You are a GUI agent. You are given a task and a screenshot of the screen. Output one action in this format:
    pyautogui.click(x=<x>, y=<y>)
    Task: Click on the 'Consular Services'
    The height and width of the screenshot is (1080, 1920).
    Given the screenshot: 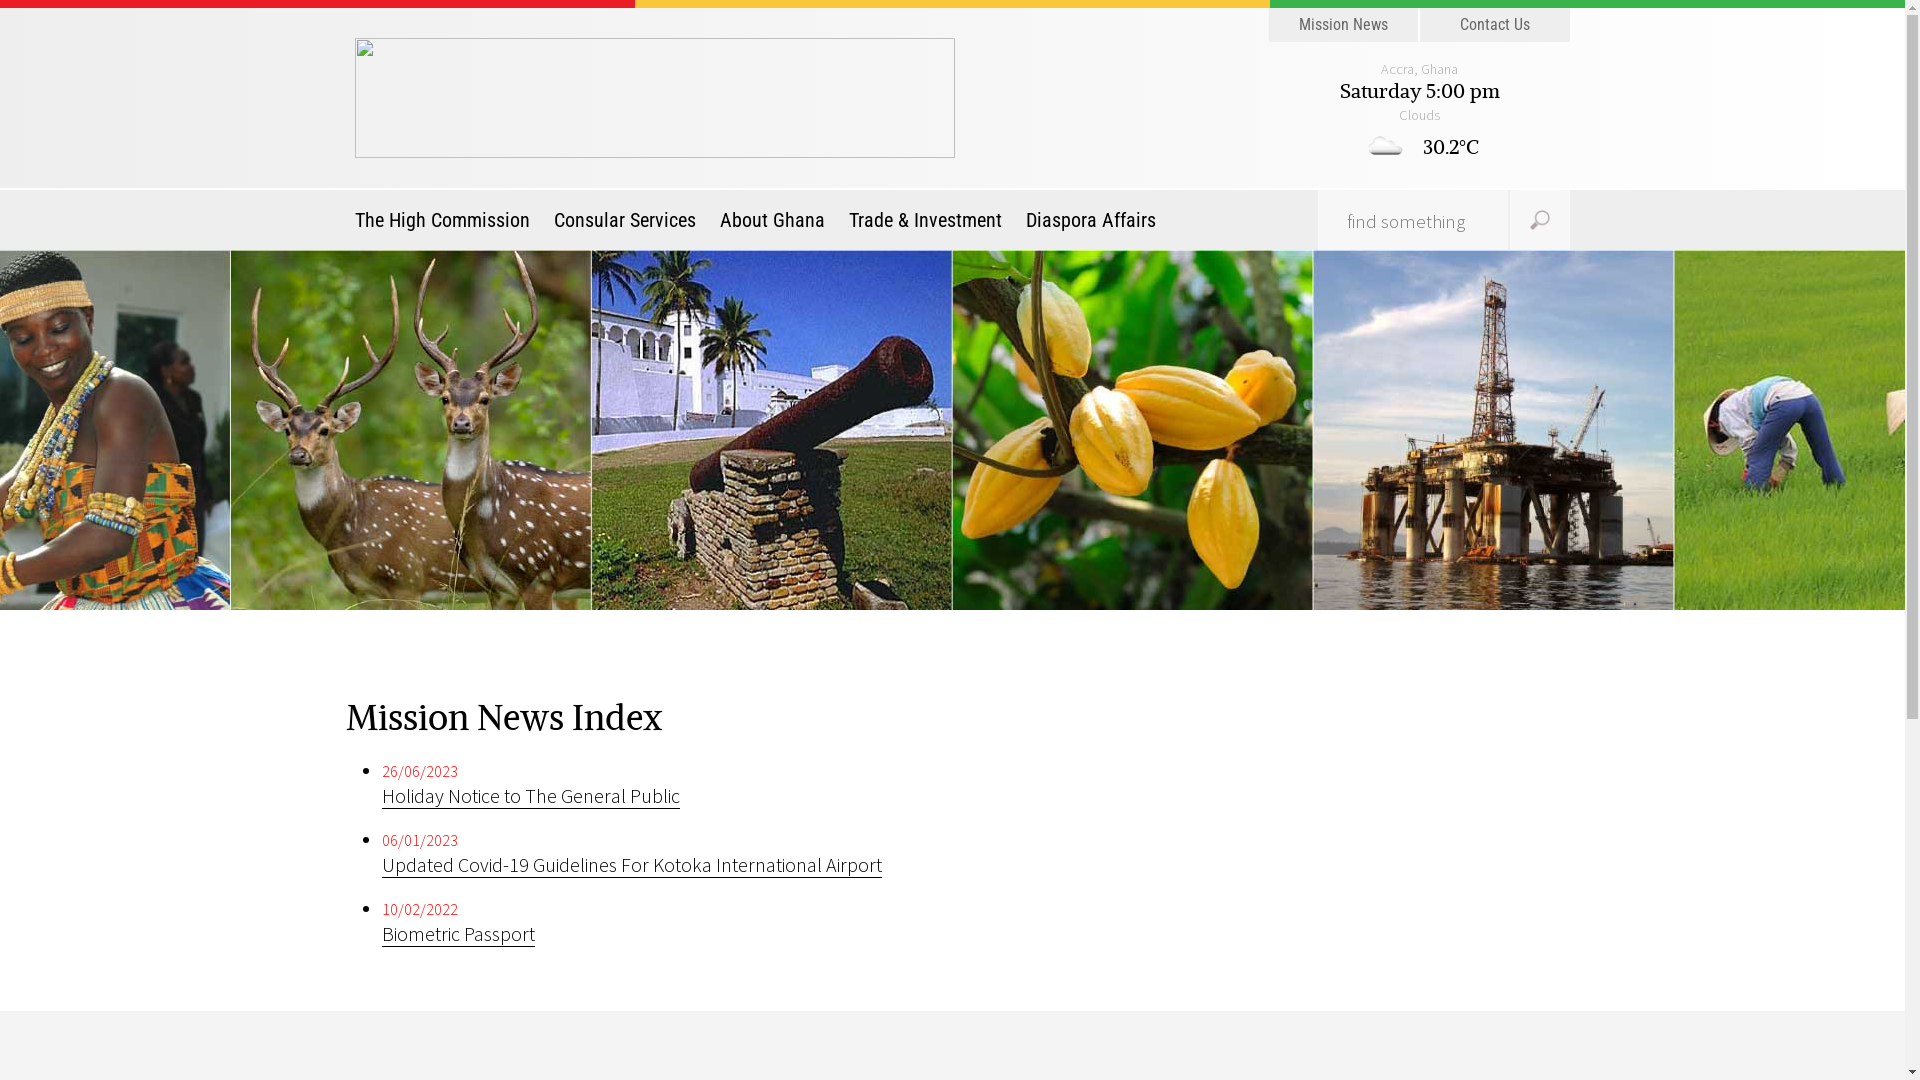 What is the action you would take?
    pyautogui.click(x=623, y=219)
    